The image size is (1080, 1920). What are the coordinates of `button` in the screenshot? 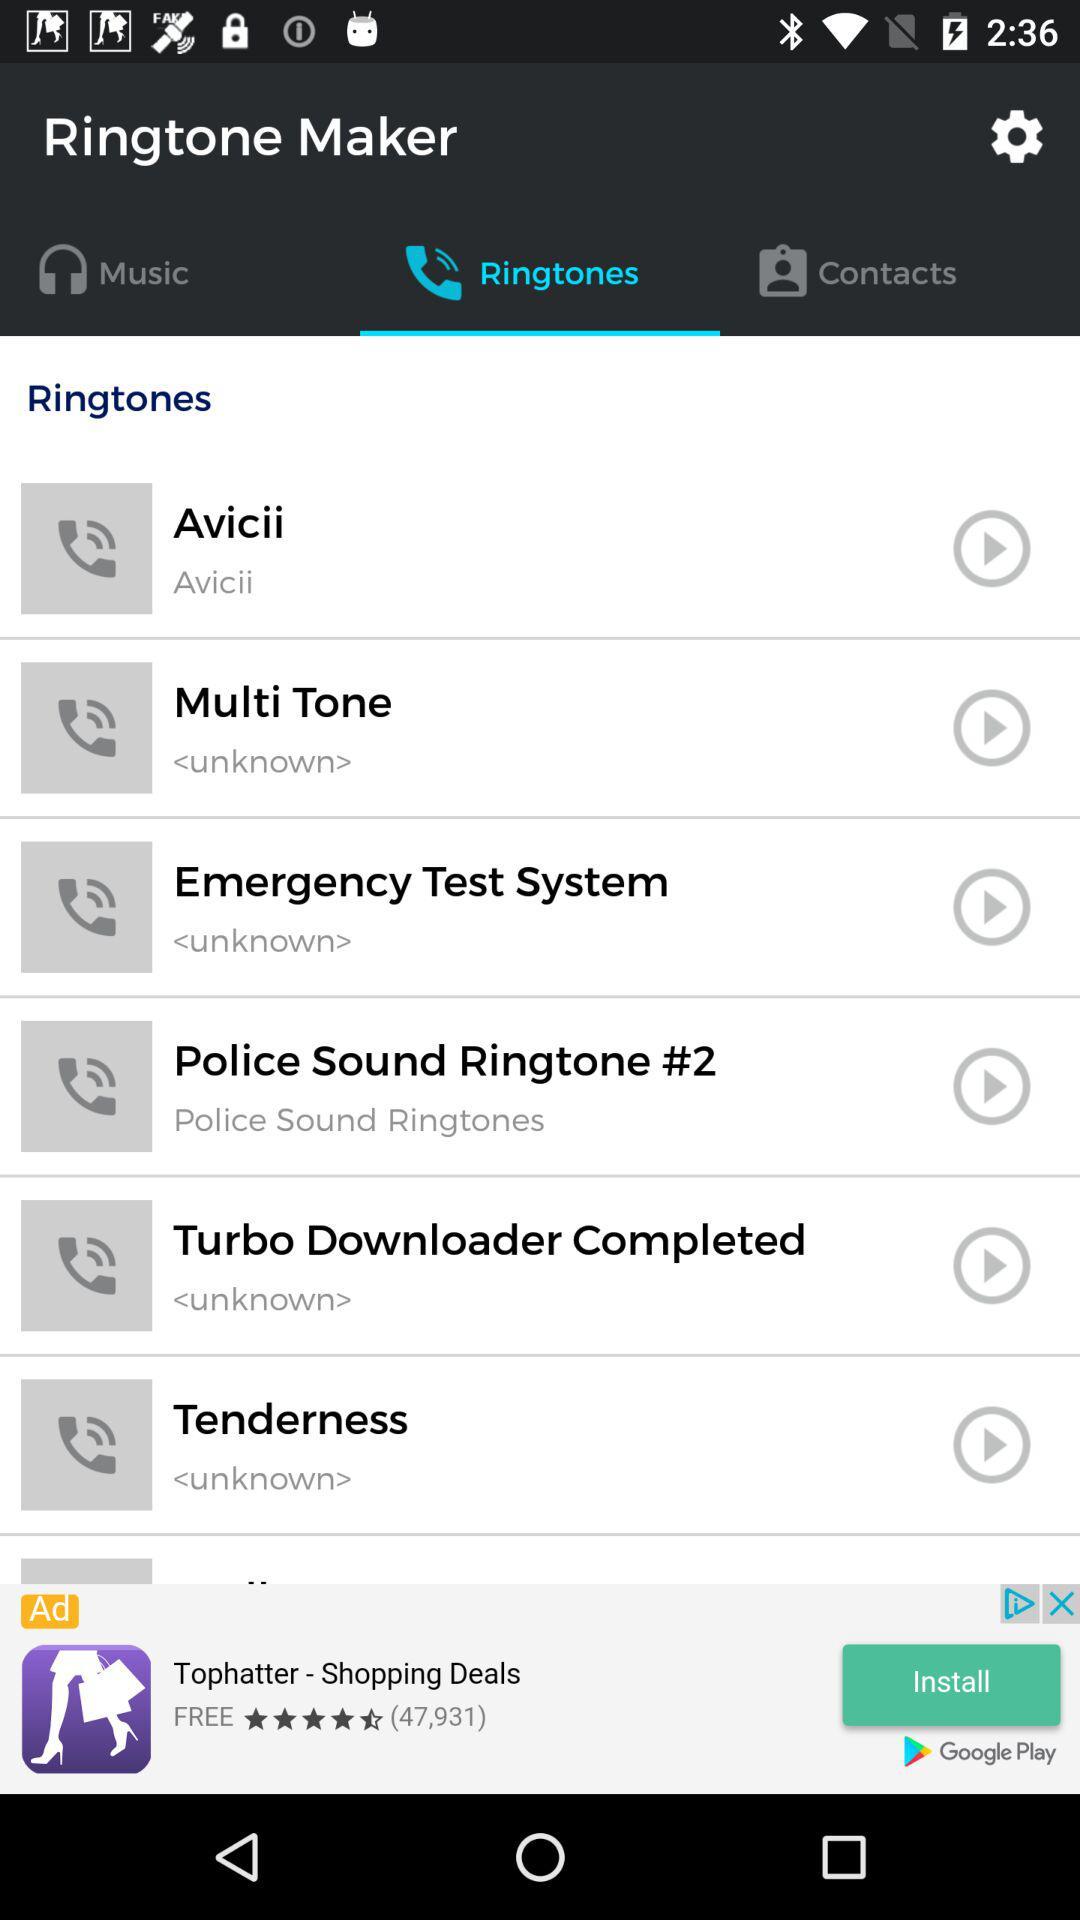 It's located at (991, 1264).